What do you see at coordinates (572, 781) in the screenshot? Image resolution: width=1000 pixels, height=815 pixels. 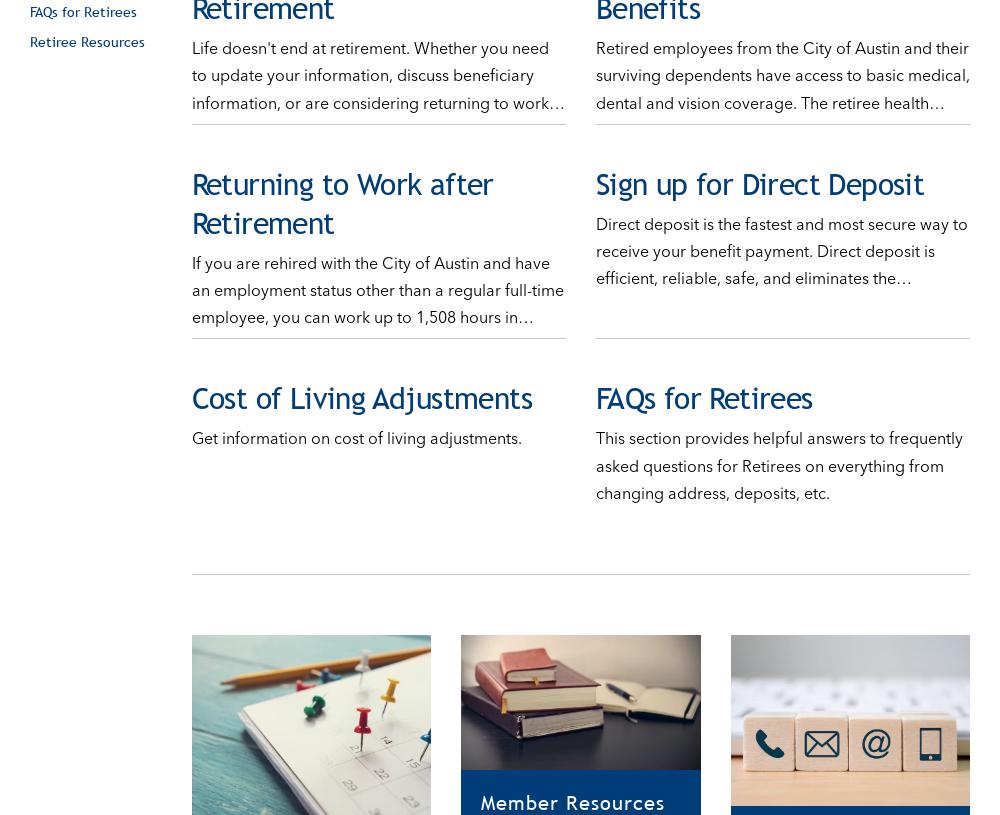 I see `'Member Resources'` at bounding box center [572, 781].